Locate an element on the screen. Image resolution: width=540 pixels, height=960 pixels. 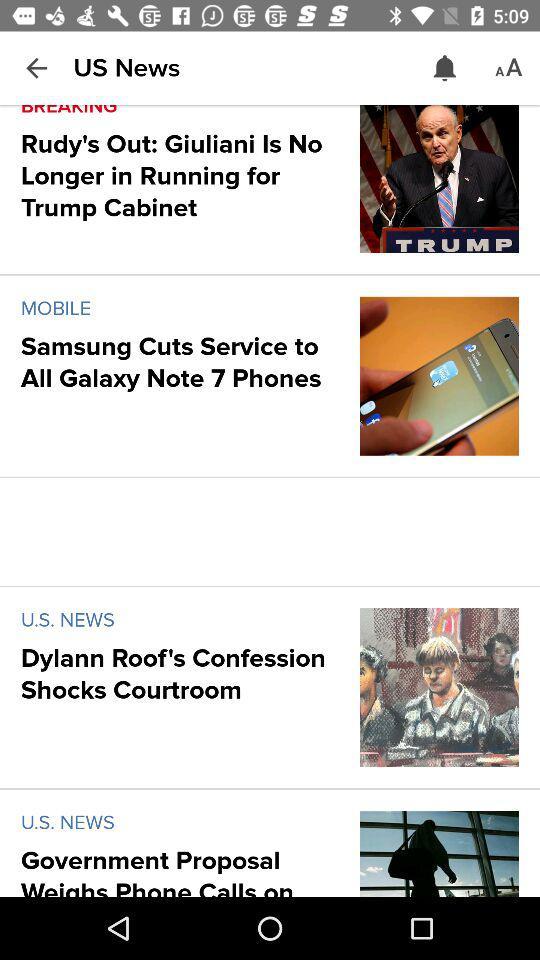
icon above the breaking icon is located at coordinates (36, 68).